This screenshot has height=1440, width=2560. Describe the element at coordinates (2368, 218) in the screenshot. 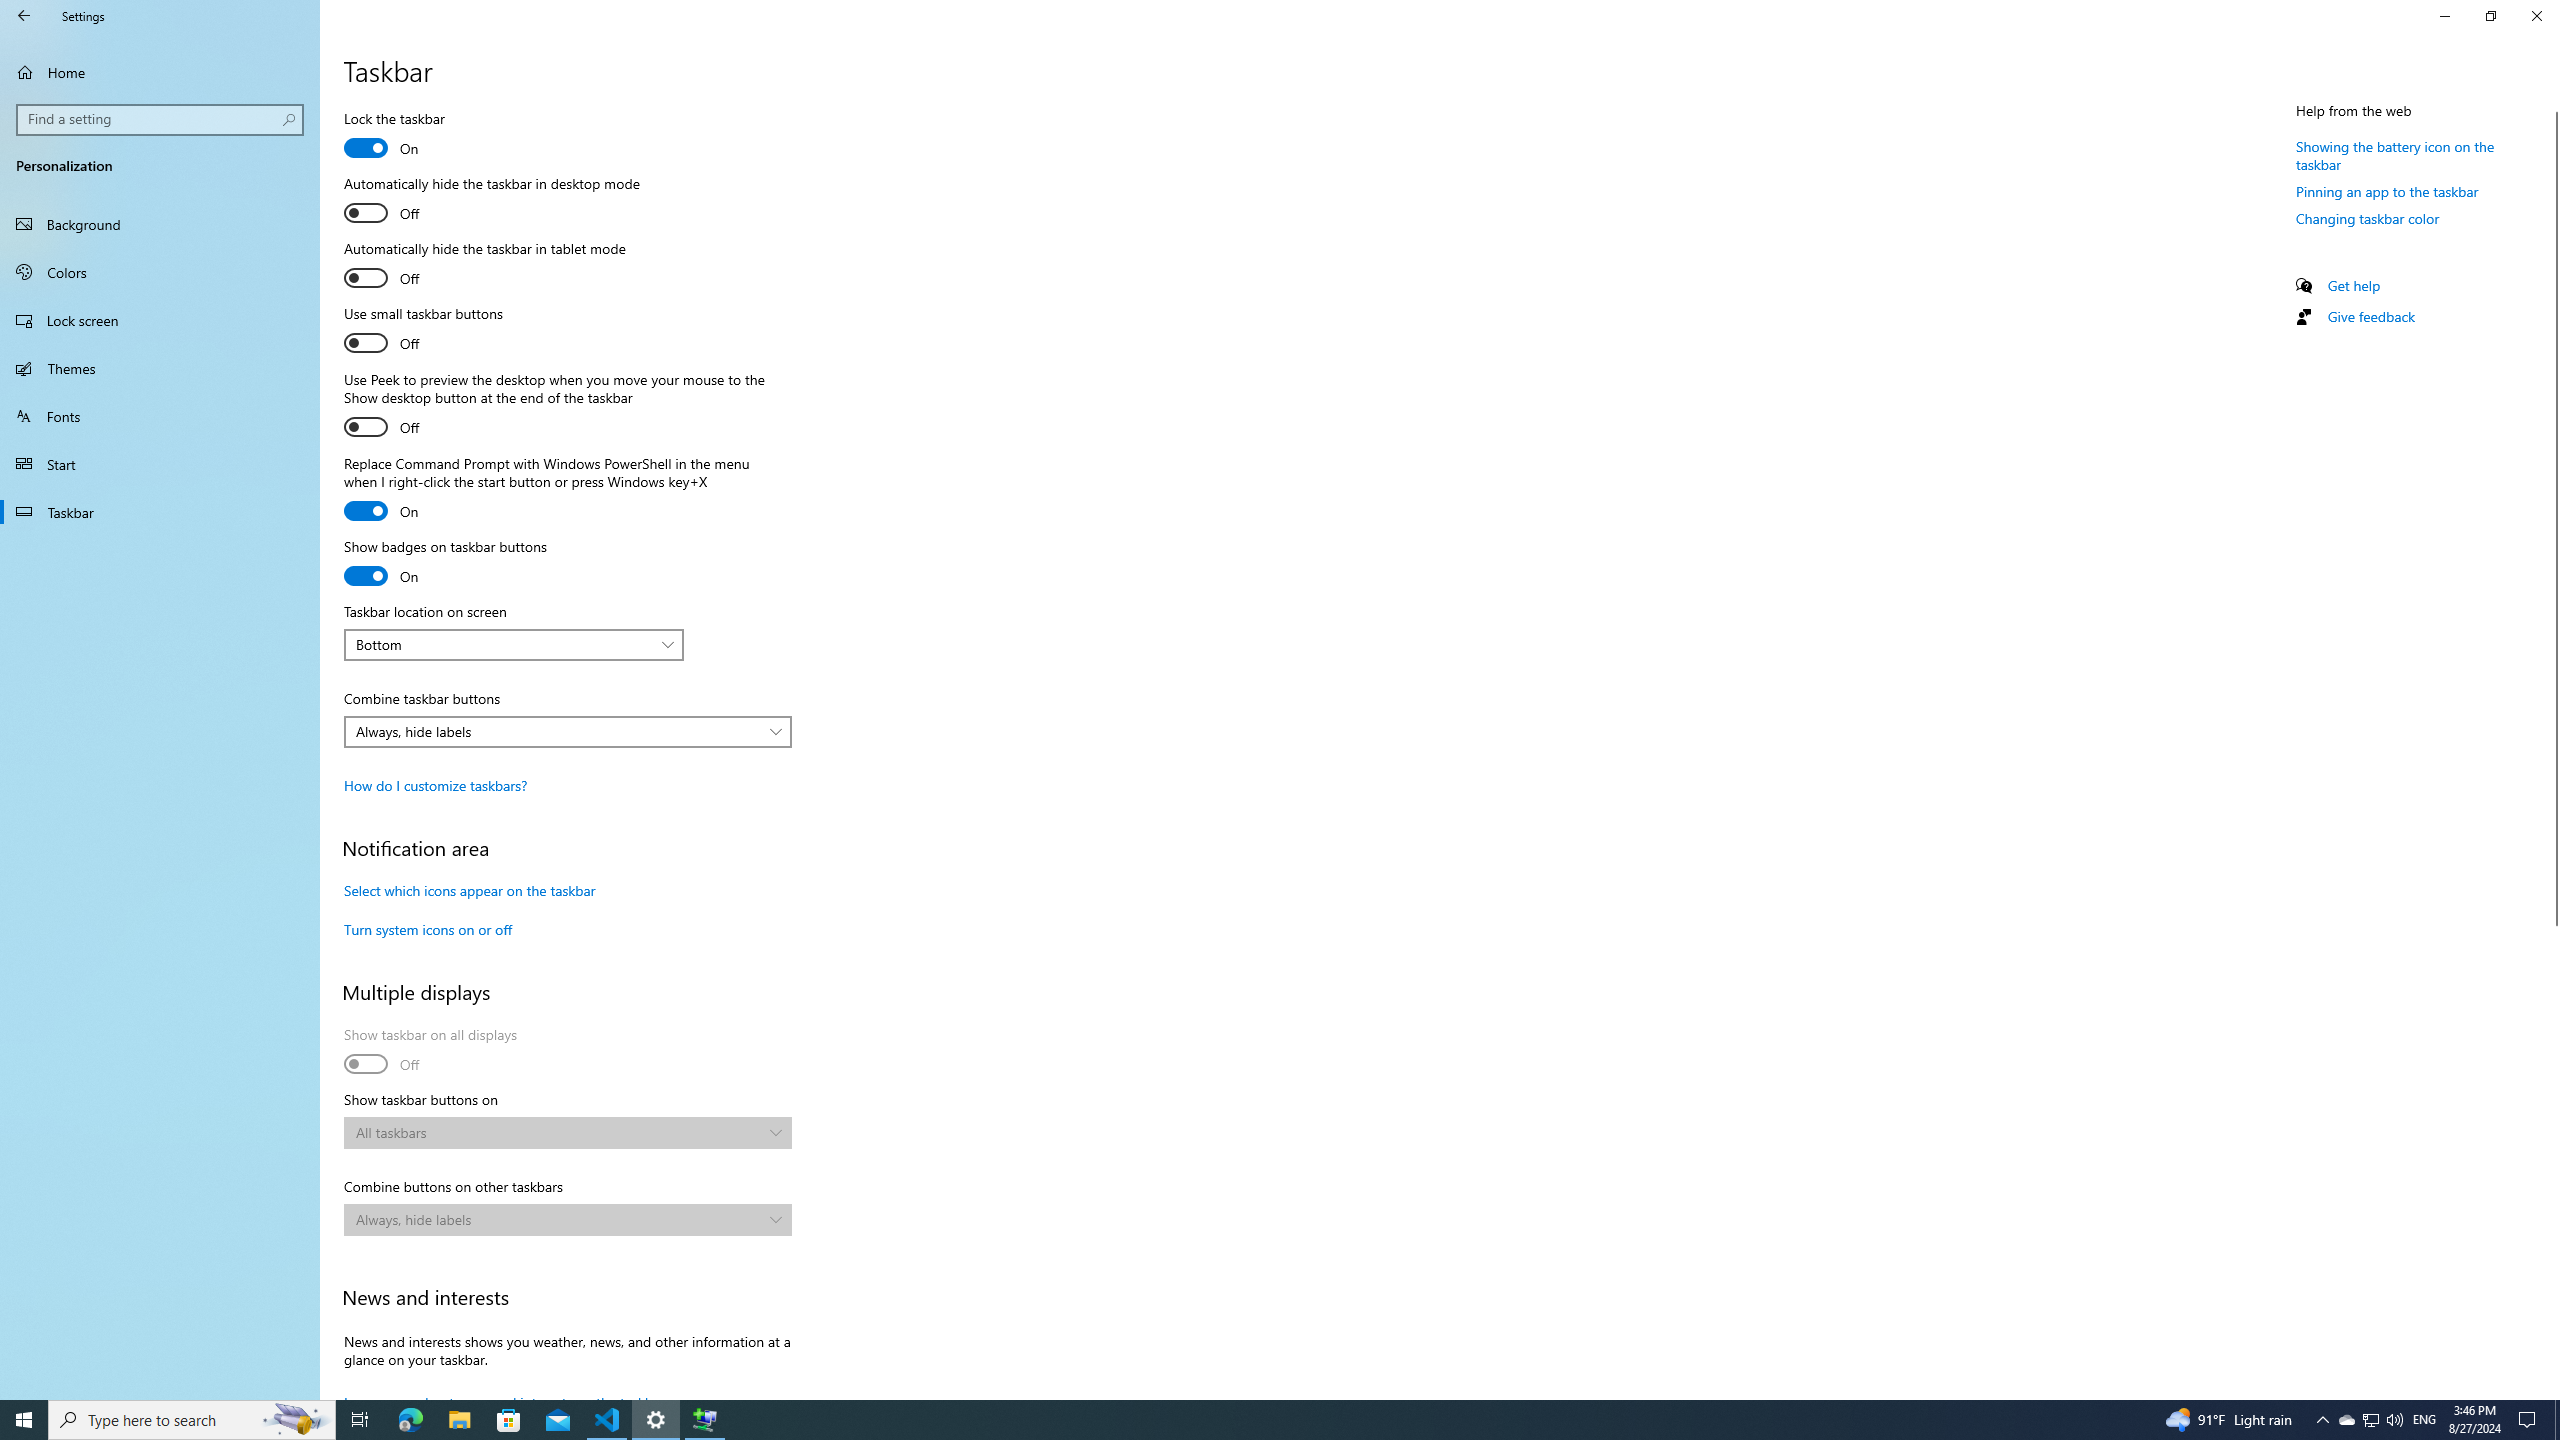

I see `'Changing taskbar color'` at that location.